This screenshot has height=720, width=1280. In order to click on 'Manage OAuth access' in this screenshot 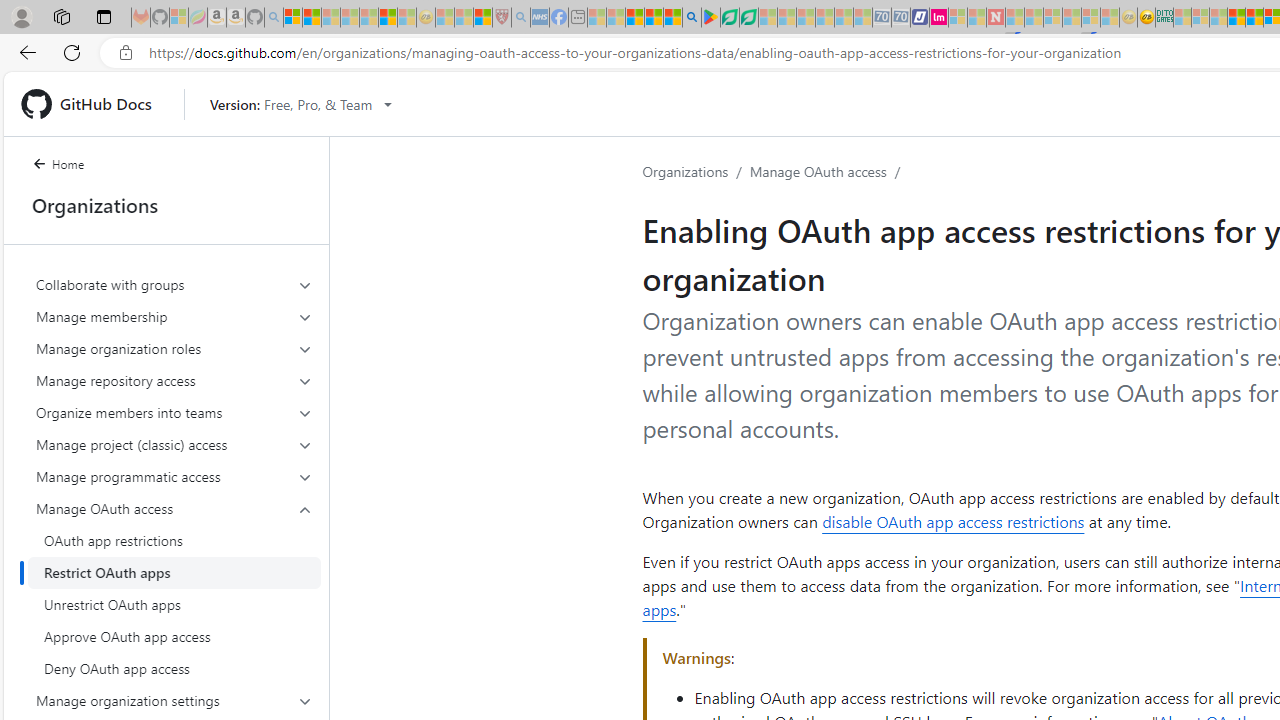, I will do `click(817, 170)`.